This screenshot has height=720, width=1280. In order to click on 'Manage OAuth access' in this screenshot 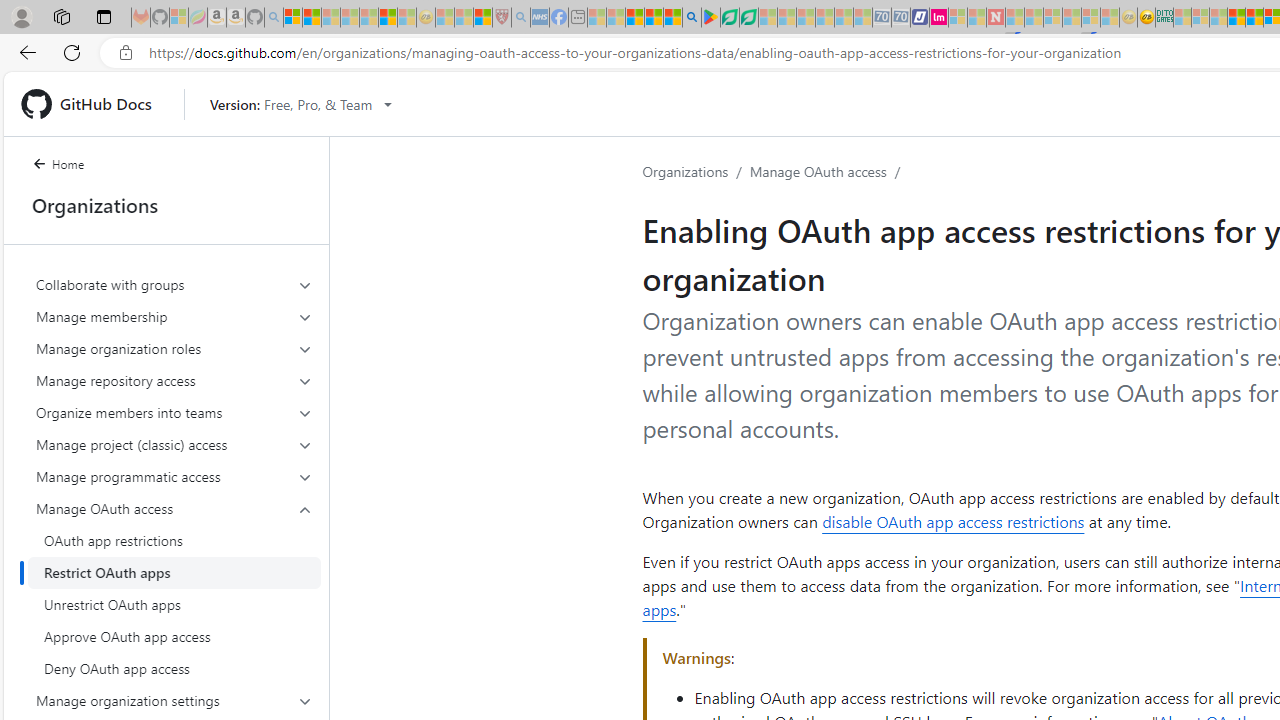, I will do `click(817, 170)`.